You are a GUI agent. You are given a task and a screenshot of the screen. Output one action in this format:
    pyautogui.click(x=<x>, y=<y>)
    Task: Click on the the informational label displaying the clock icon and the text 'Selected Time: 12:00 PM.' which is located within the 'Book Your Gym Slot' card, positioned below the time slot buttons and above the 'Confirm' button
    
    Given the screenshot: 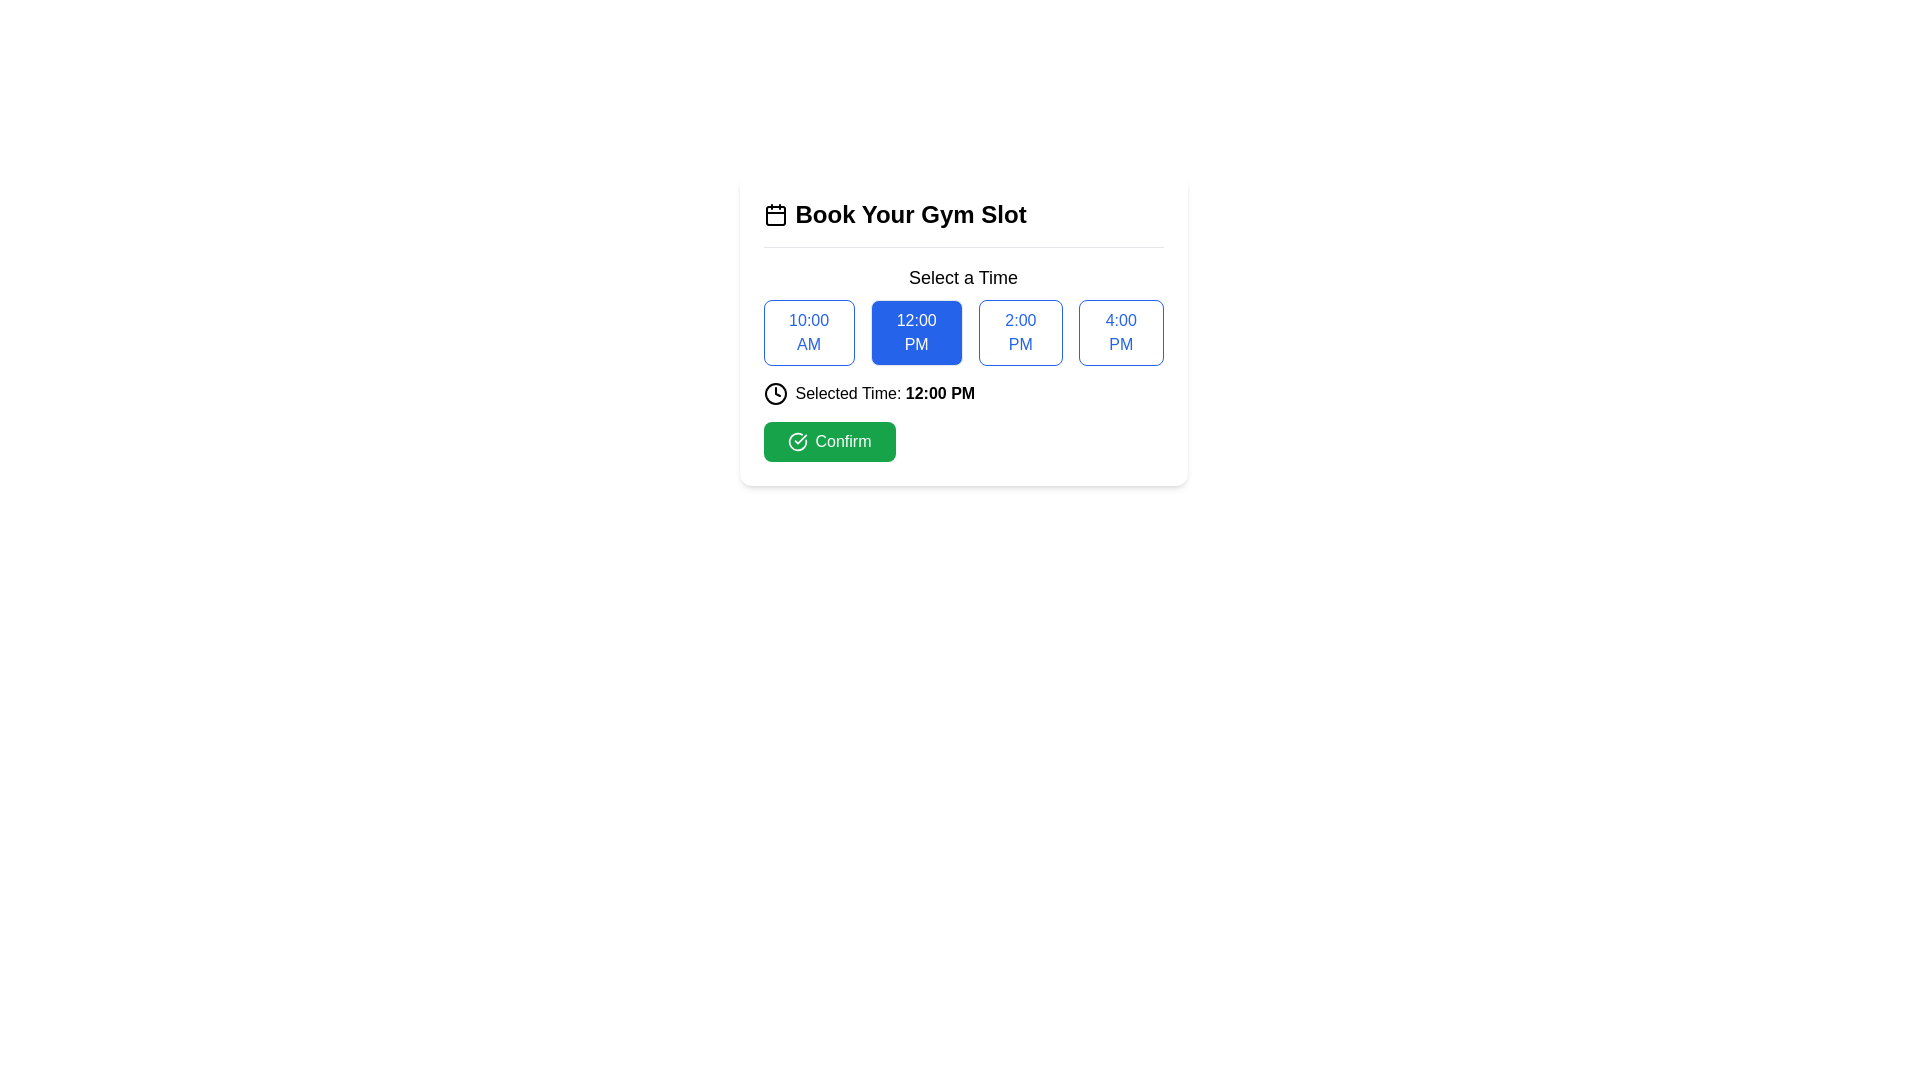 What is the action you would take?
    pyautogui.click(x=963, y=393)
    